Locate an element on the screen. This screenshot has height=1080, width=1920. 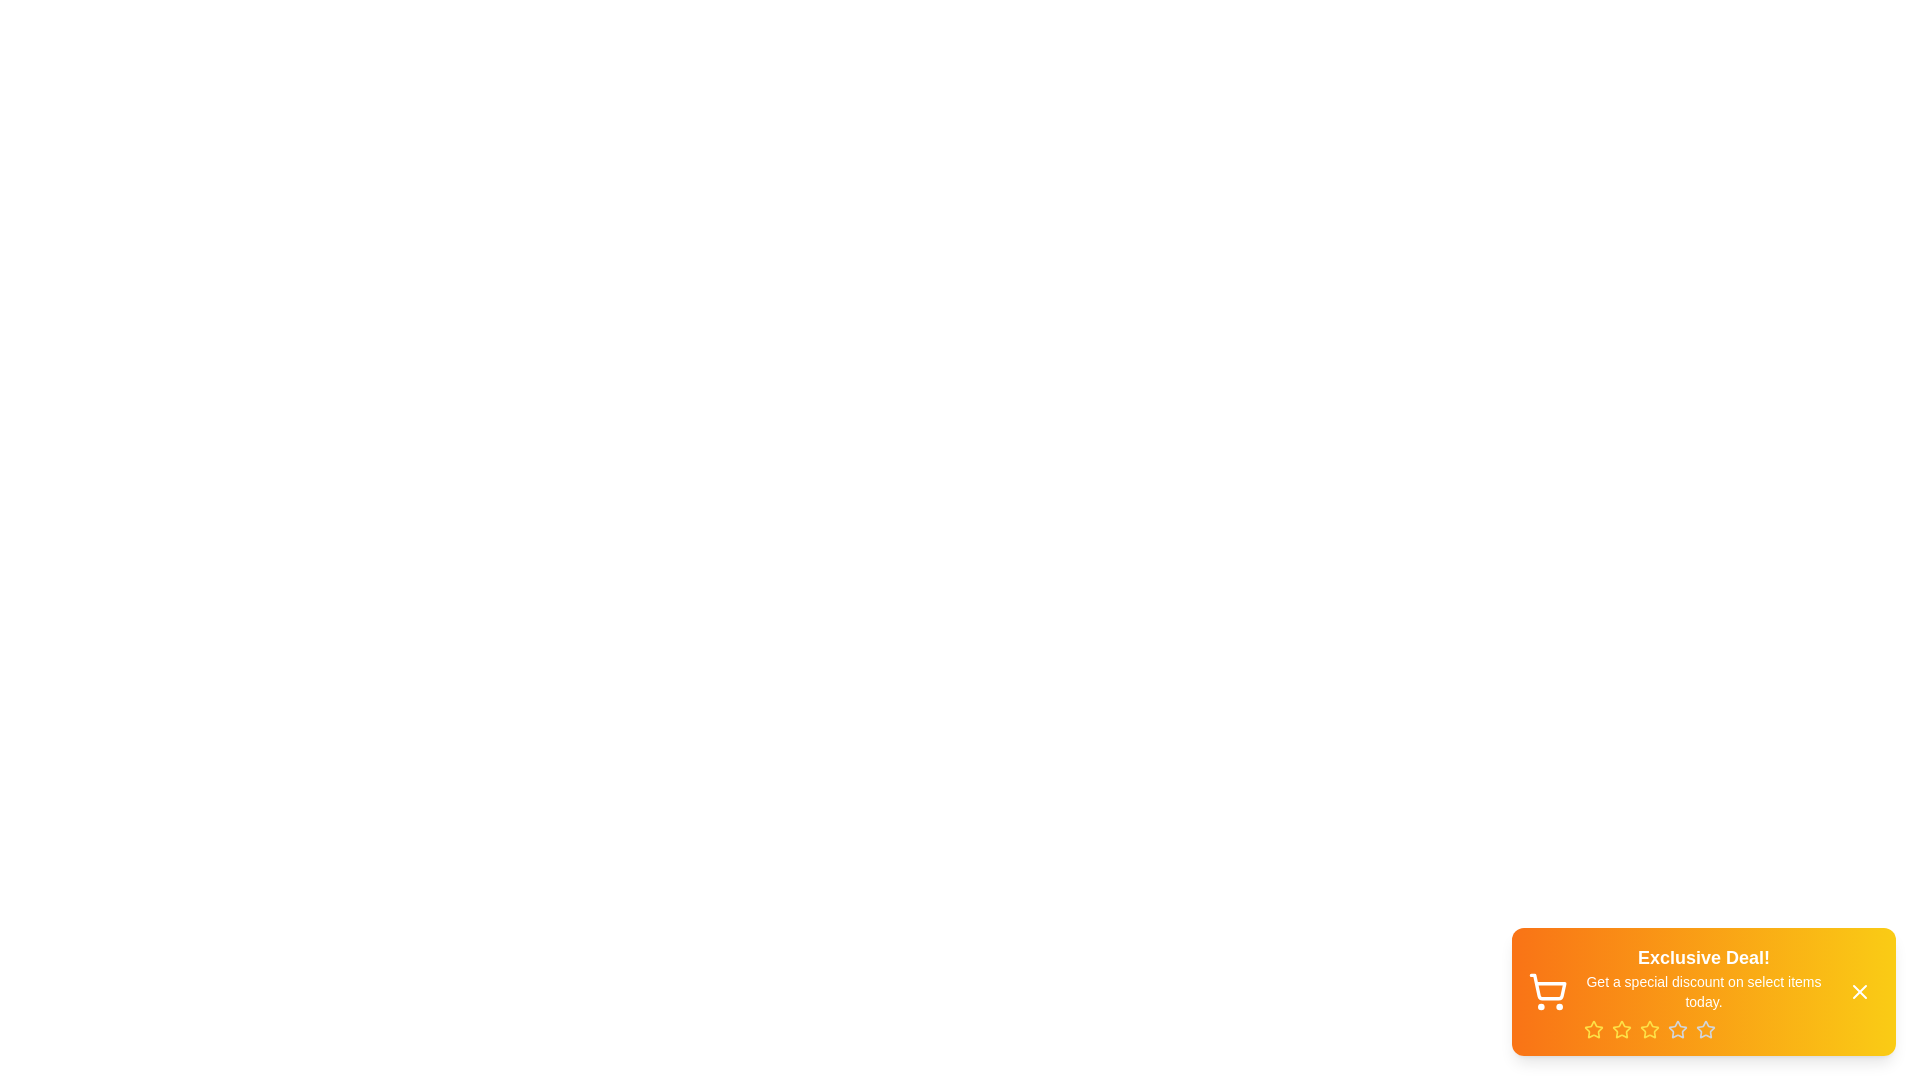
the rating by clicking on the star corresponding to the desired rating value (2) is located at coordinates (1622, 1029).